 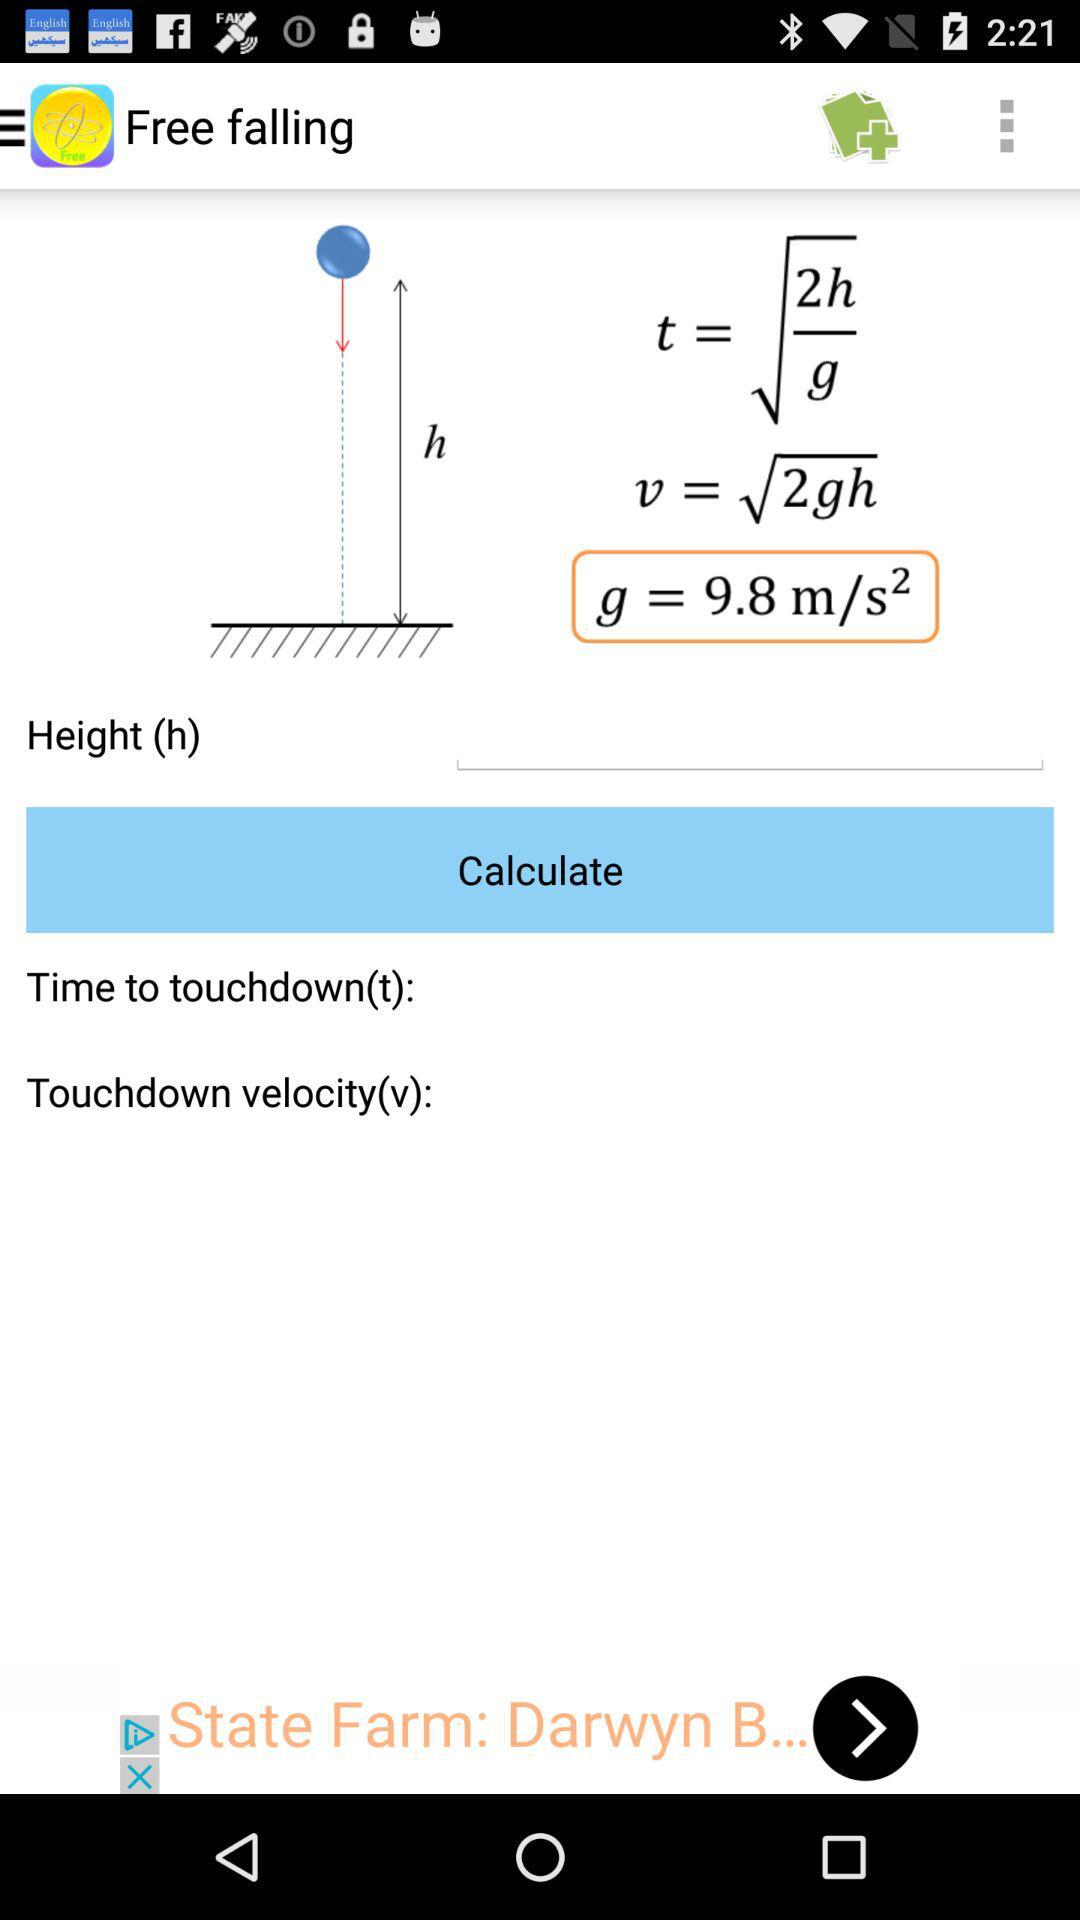 What do you see at coordinates (540, 1727) in the screenshot?
I see `banner` at bounding box center [540, 1727].